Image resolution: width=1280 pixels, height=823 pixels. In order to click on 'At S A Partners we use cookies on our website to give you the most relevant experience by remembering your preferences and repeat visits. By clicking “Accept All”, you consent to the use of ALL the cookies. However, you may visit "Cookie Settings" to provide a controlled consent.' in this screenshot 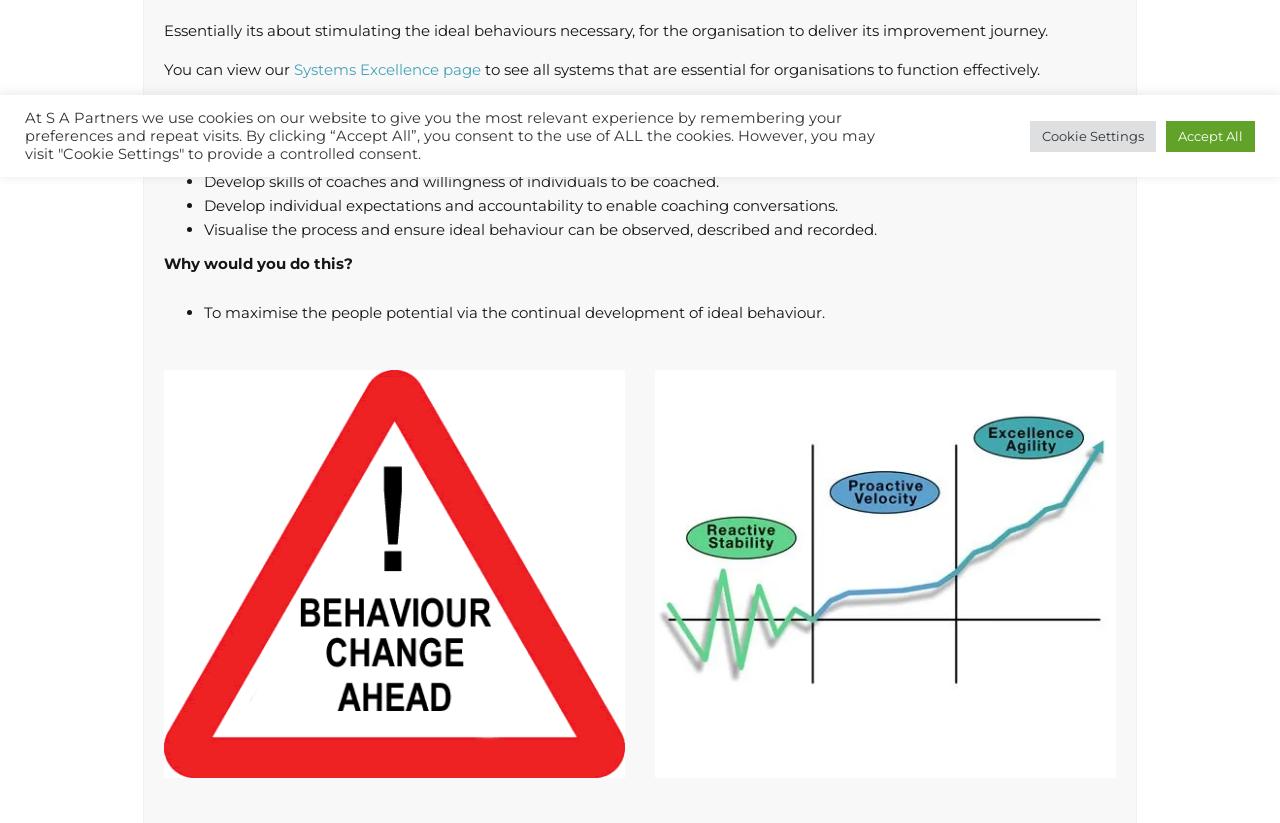, I will do `click(449, 135)`.